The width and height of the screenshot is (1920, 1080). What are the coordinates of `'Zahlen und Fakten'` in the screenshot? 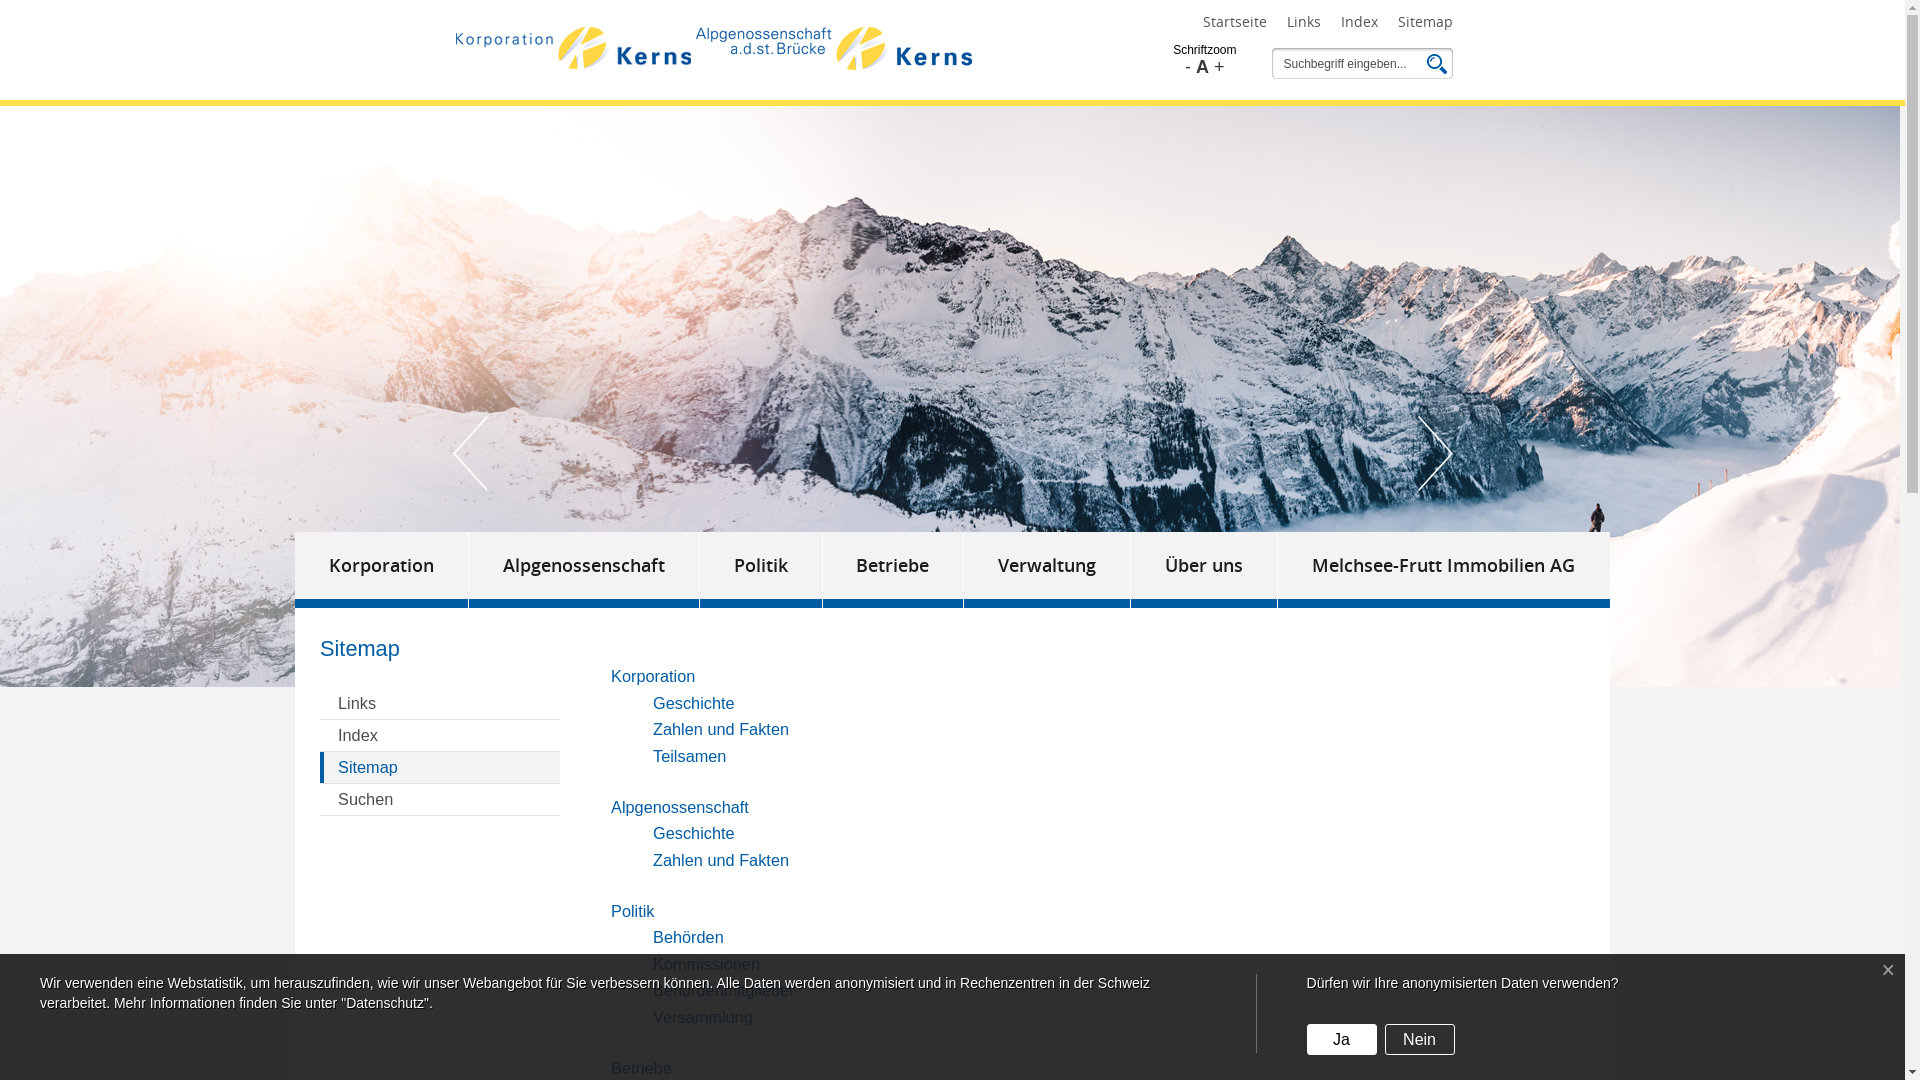 It's located at (720, 859).